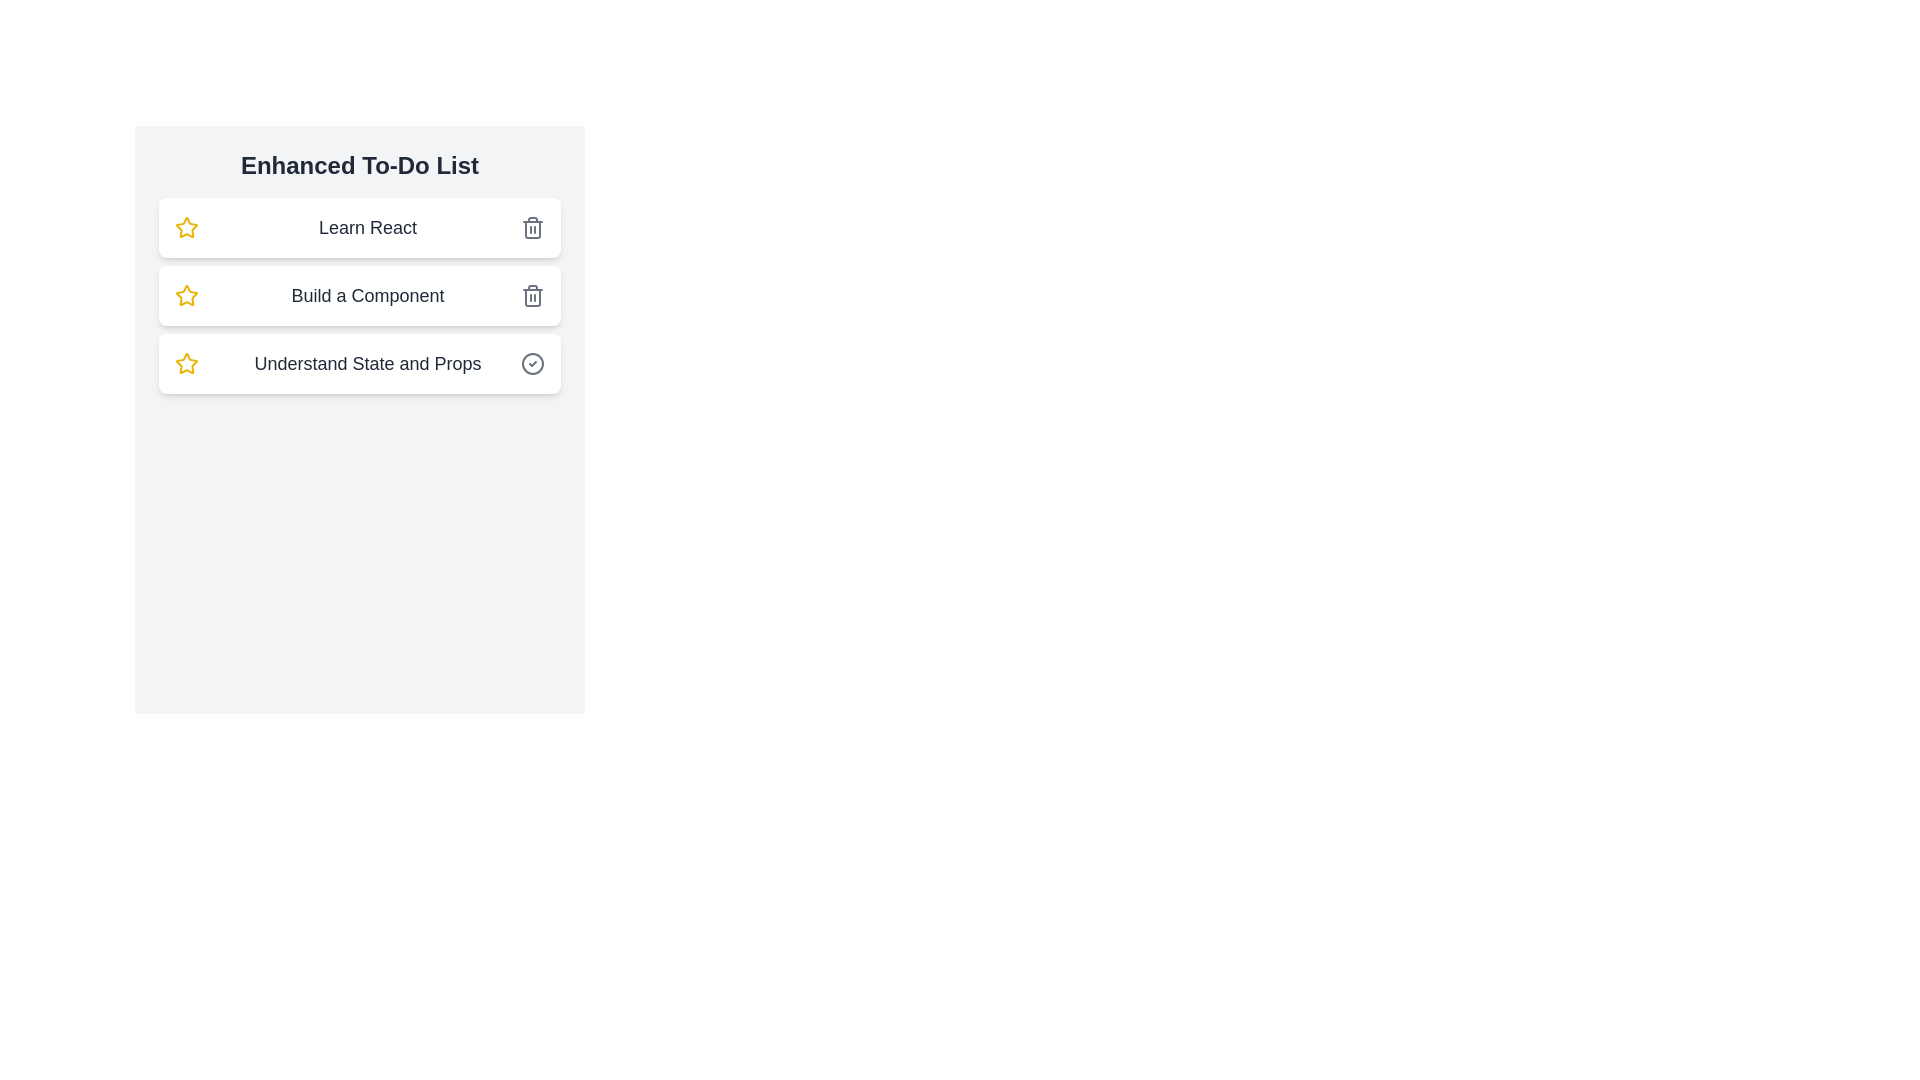 The height and width of the screenshot is (1080, 1920). Describe the element at coordinates (187, 363) in the screenshot. I see `the star icon on the left of the 'Understand State and Props' list item` at that location.